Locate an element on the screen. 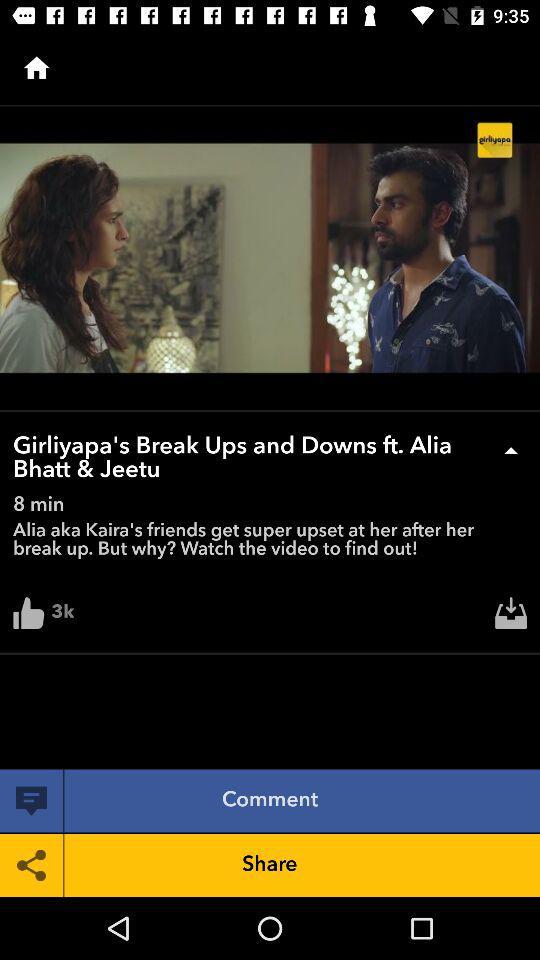 The image size is (540, 960). the file_download icon is located at coordinates (511, 617).